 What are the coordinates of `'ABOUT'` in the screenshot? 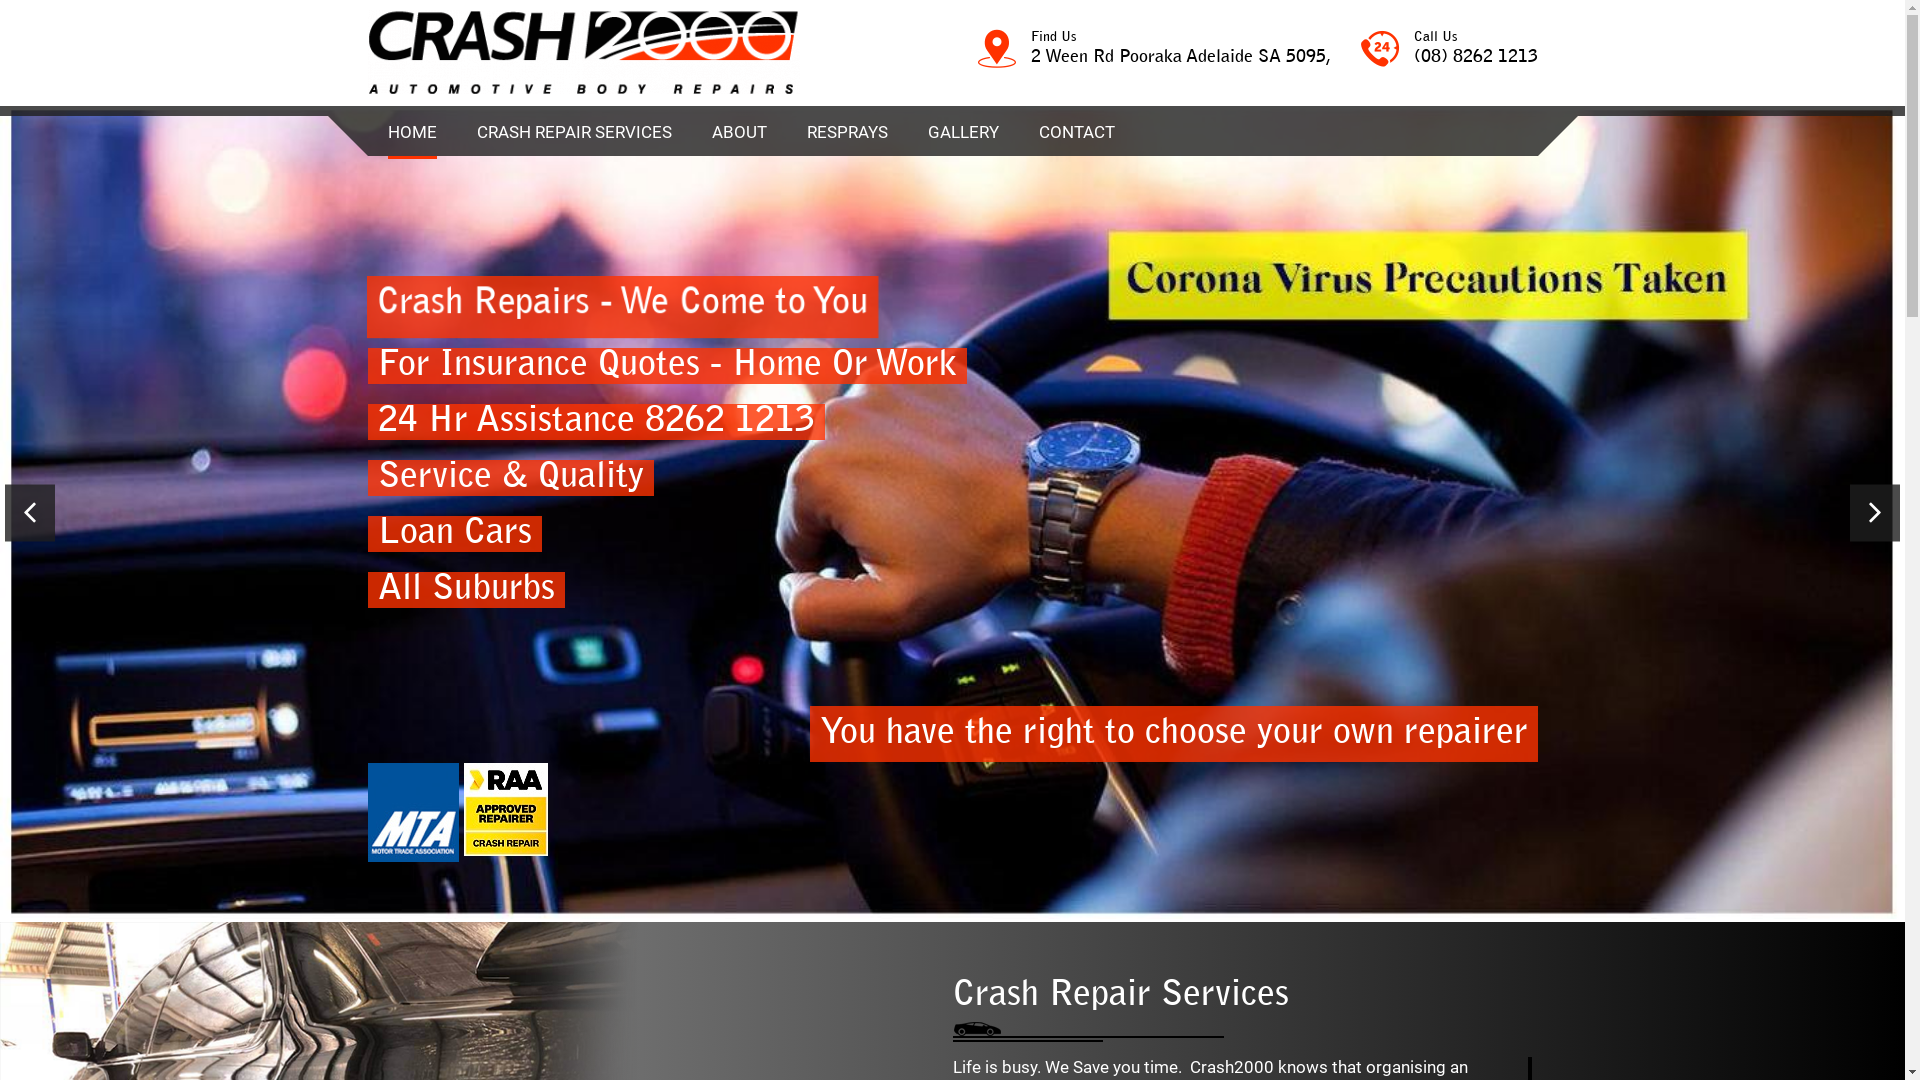 It's located at (738, 131).